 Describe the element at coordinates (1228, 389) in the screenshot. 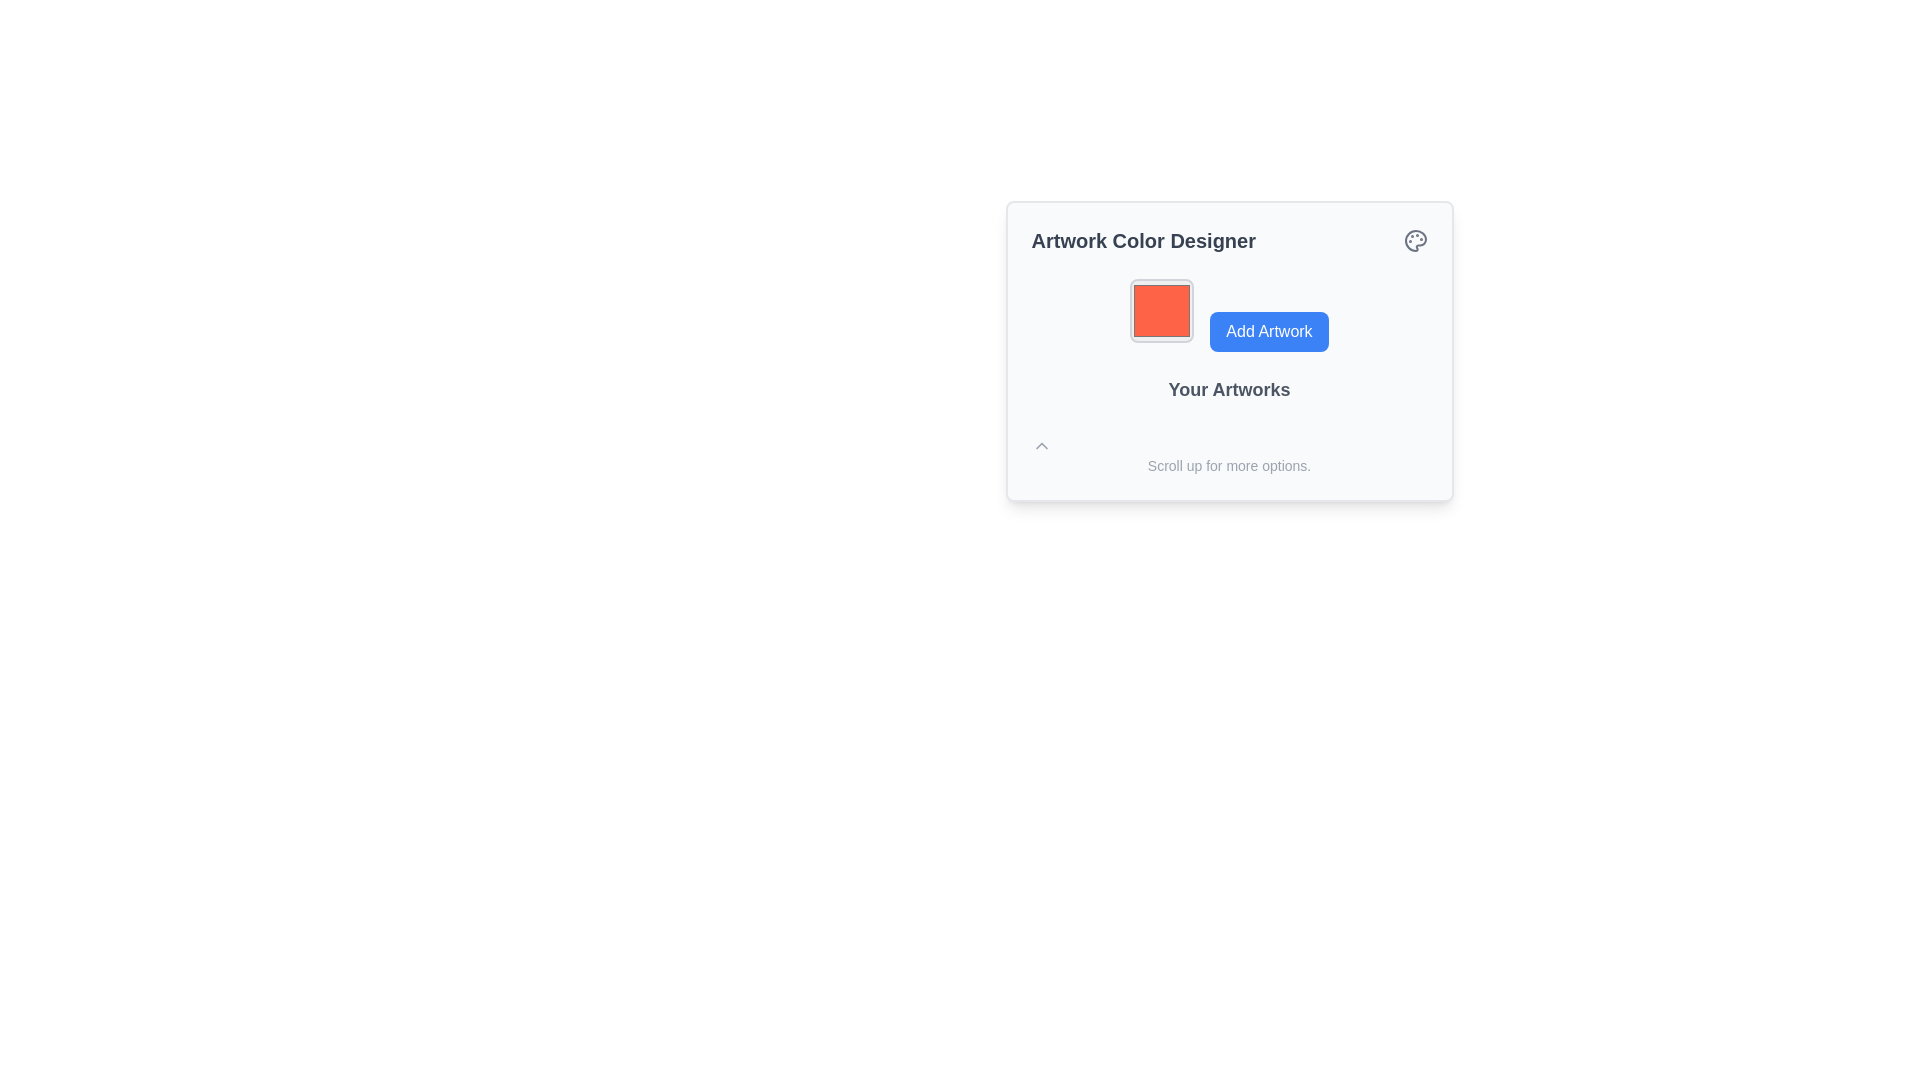

I see `Text Label that indicates the section for managing artwork items, positioned beneath the 'Add Artwork' button and above the 'Scroll up for more options.' text` at that location.